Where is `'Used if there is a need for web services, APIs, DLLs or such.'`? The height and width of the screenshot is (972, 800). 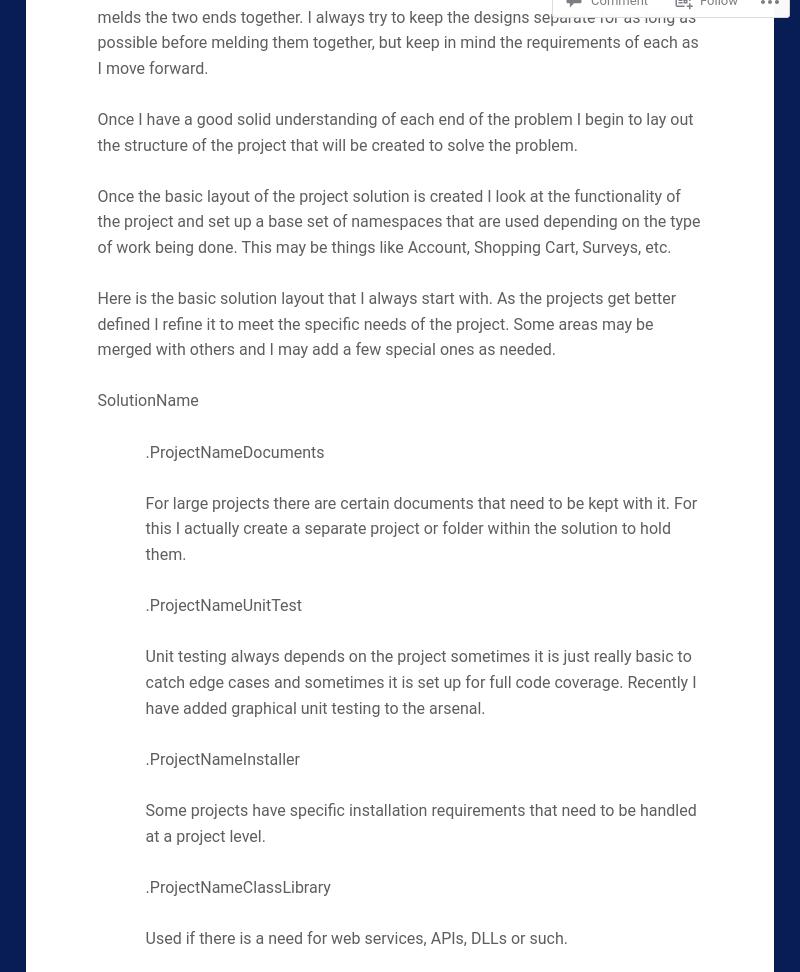
'Used if there is a need for web services, APIs, DLLs or such.' is located at coordinates (144, 936).